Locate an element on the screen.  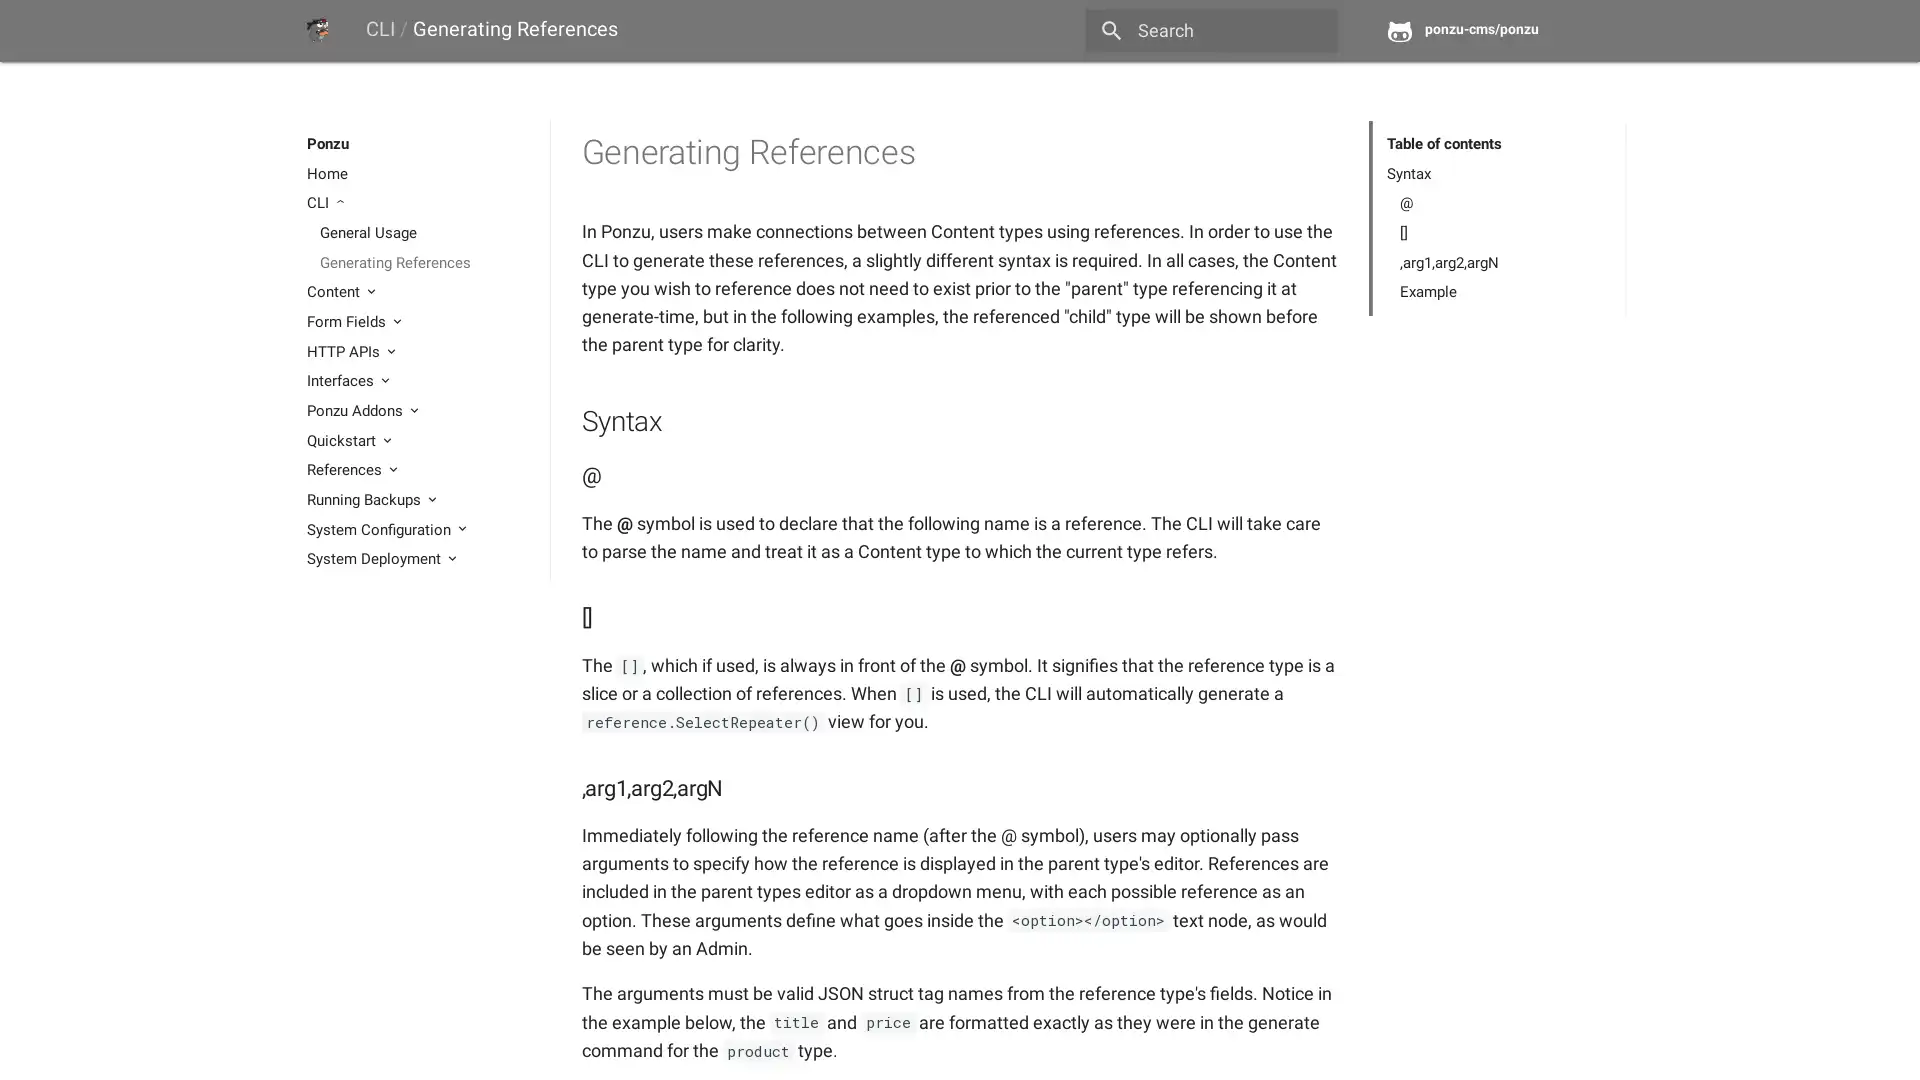
close is located at coordinates (1311, 30).